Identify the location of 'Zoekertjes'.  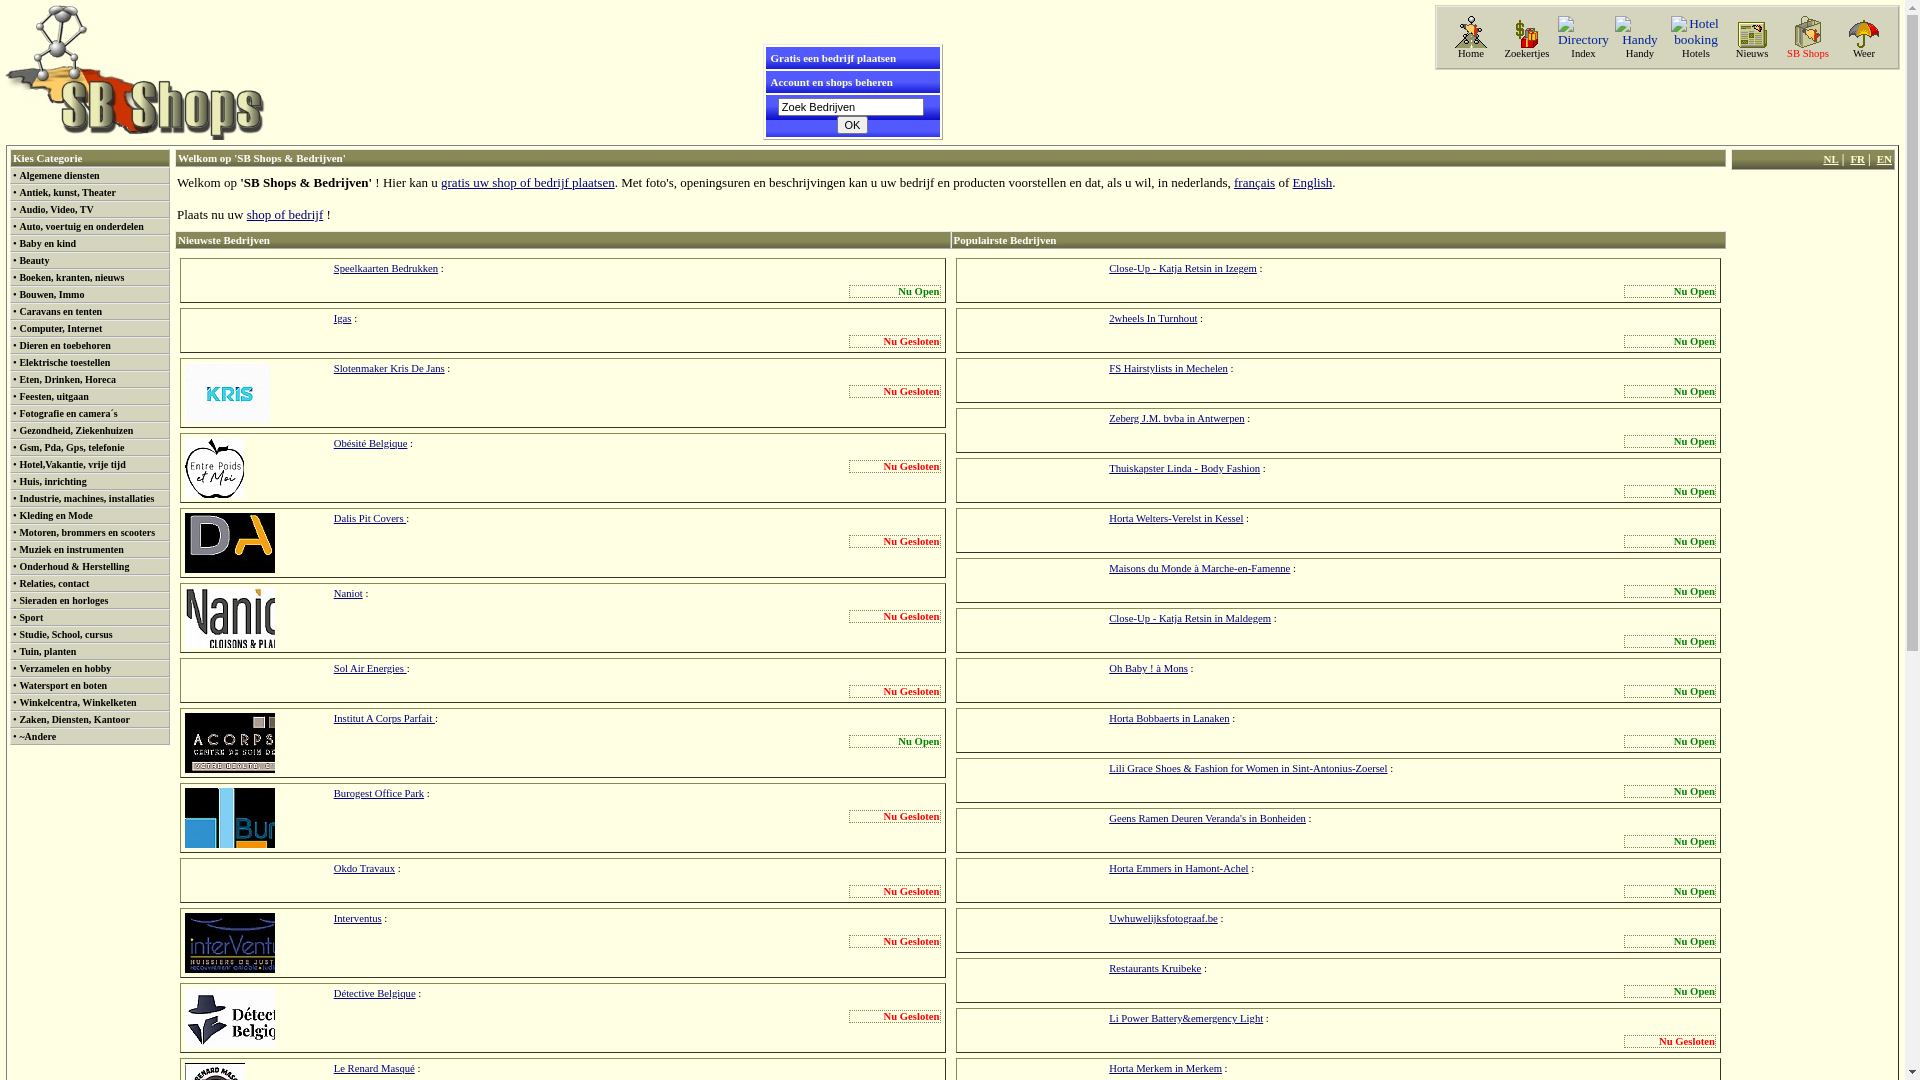
(1525, 52).